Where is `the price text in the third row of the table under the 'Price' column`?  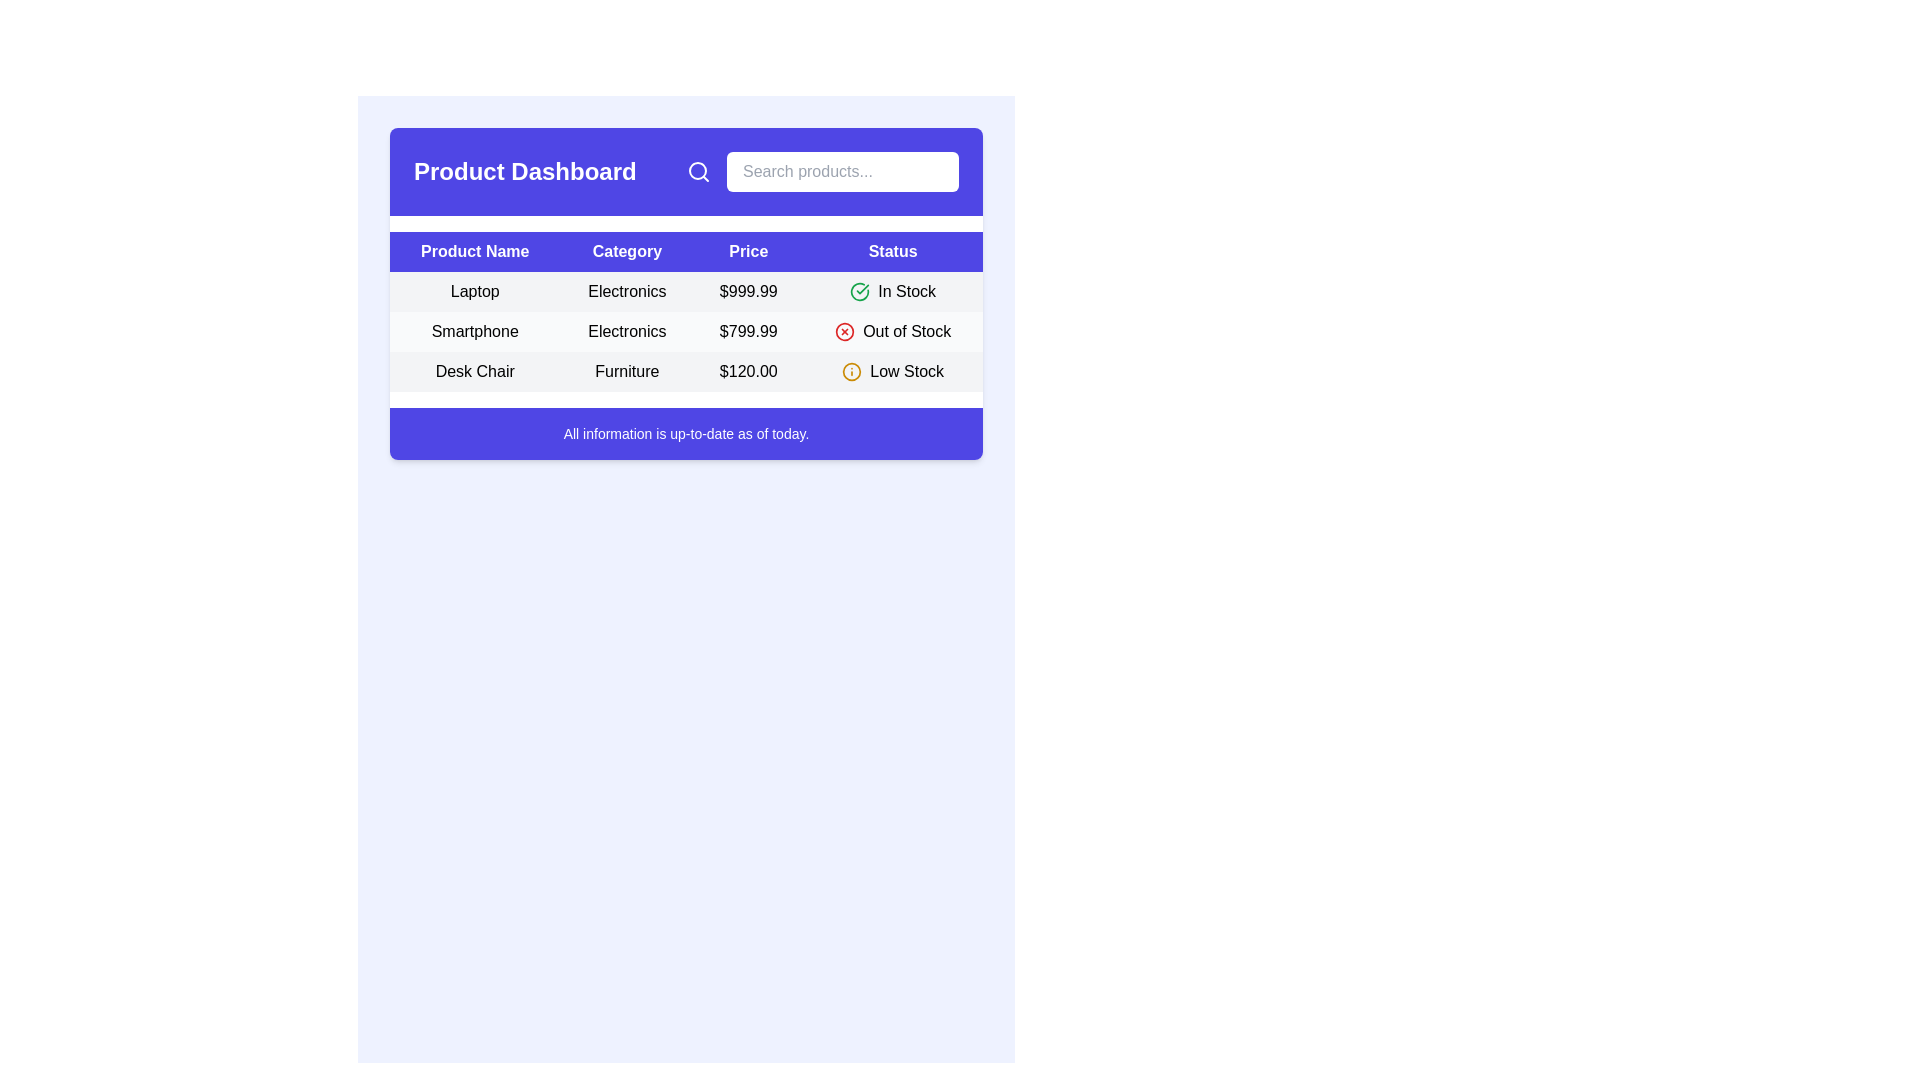 the price text in the third row of the table under the 'Price' column is located at coordinates (747, 371).